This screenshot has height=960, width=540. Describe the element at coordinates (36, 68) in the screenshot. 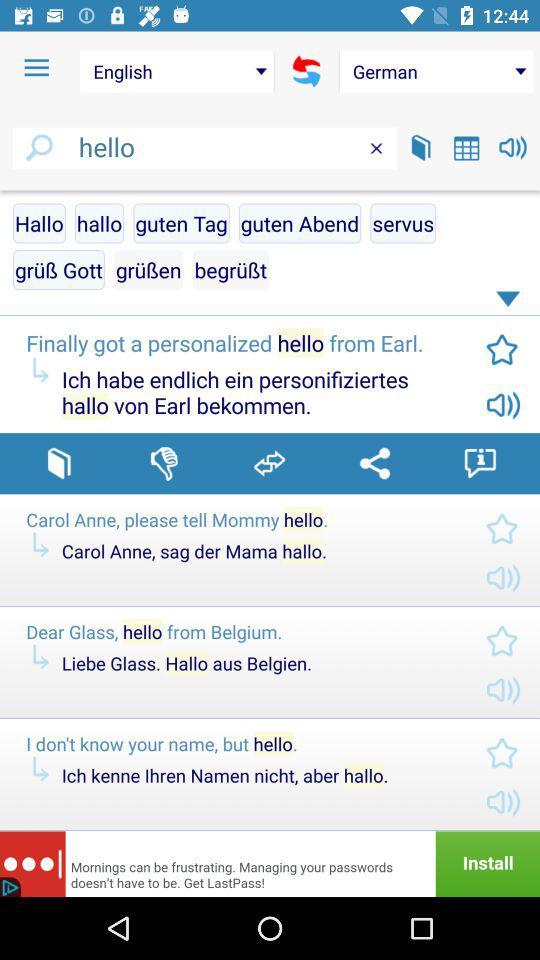

I see `item next to the english item` at that location.